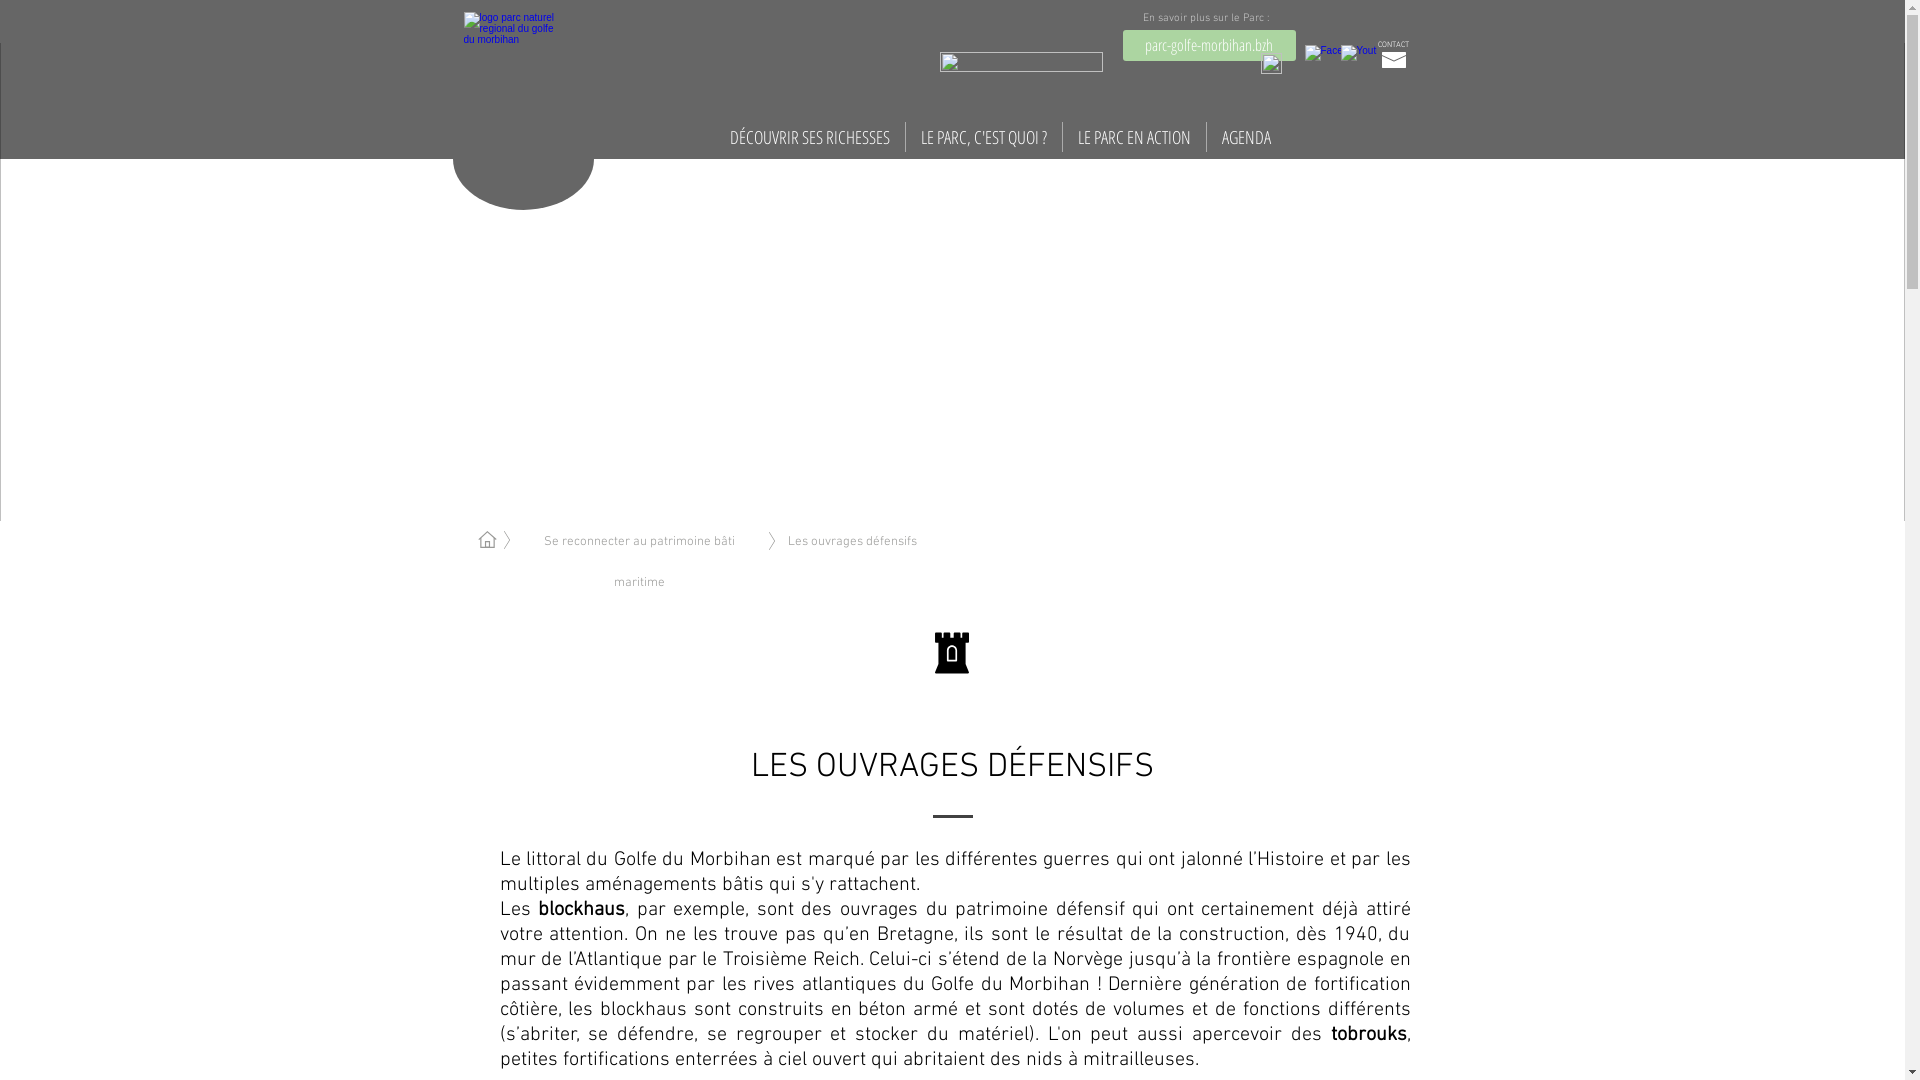  I want to click on 'parc-golfe-morbihan.bzh', so click(1207, 45).